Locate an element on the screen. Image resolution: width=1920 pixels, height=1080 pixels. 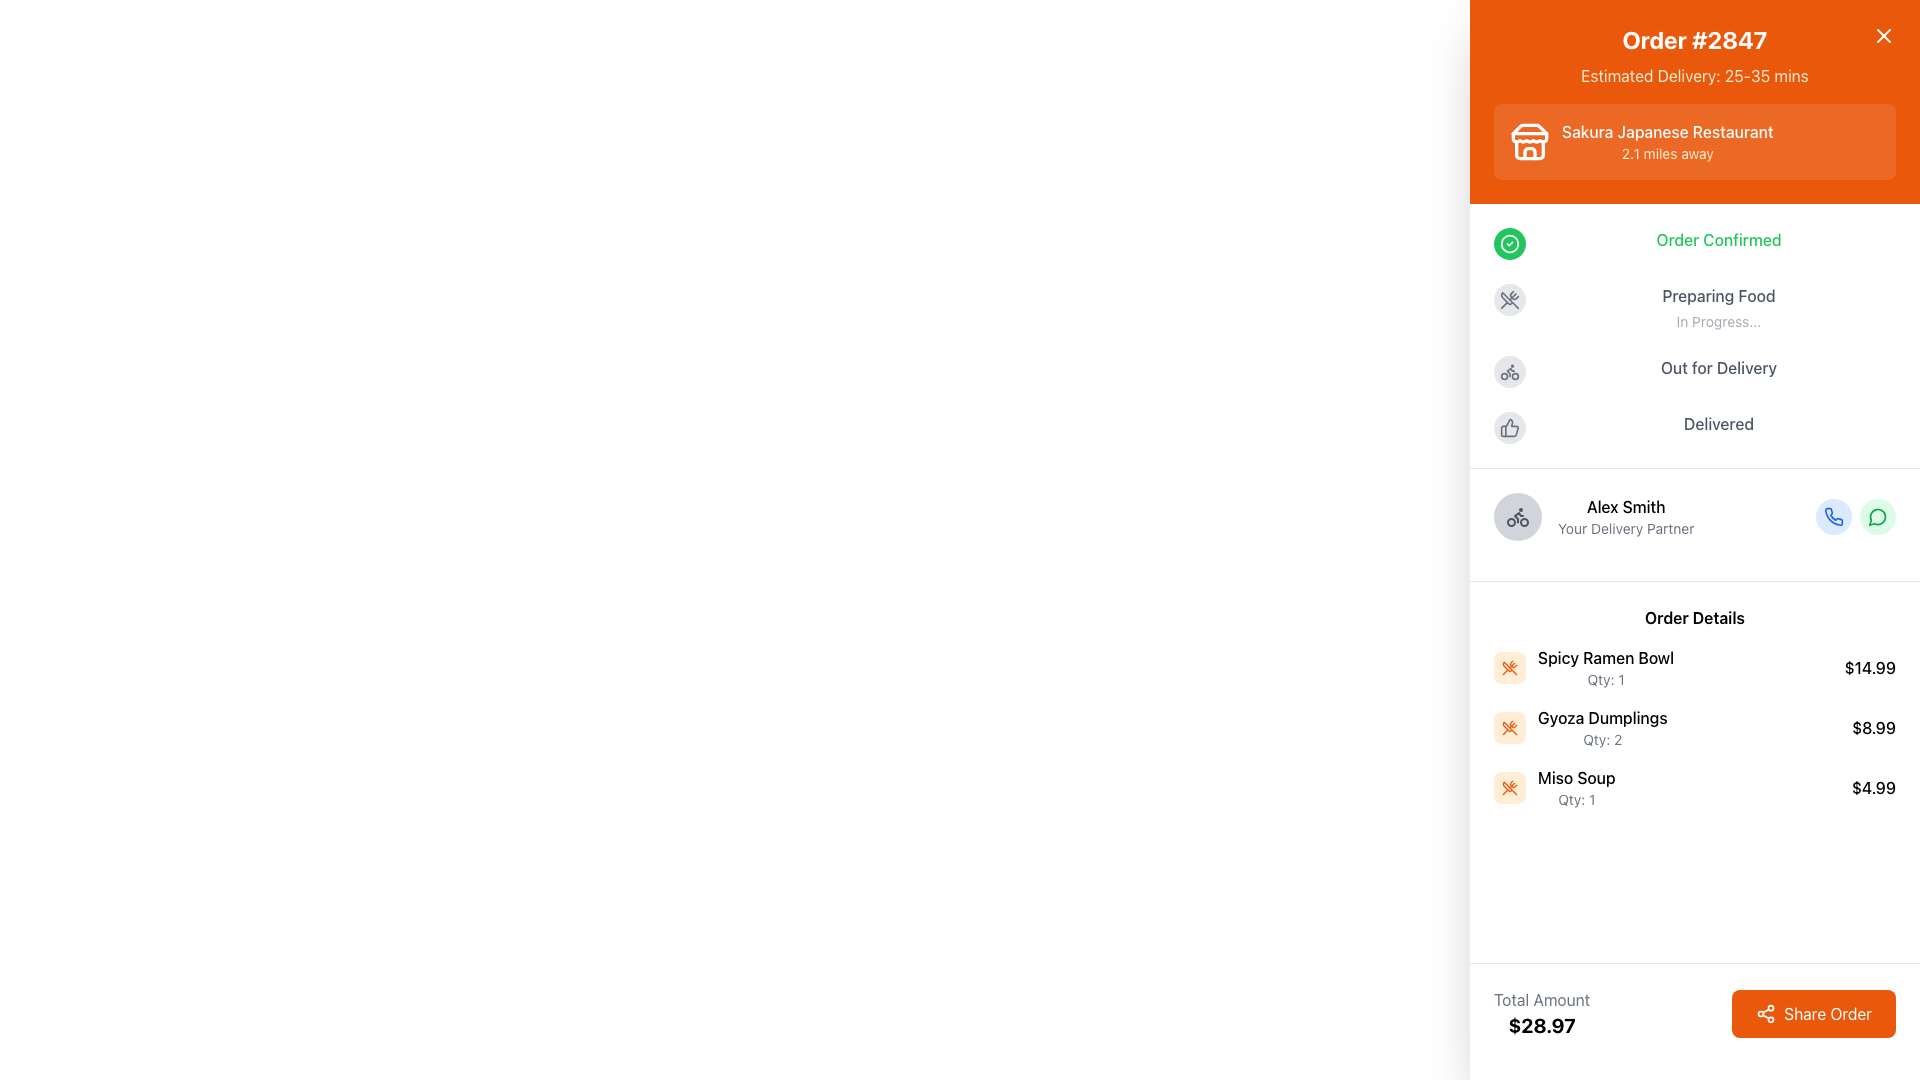
the status indicator text label that shows the delivery status, located in the right-side panel beneath the thumbs-up icon and above the section titled 'Alex Smith - Your Delivery Partner.' is located at coordinates (1717, 423).